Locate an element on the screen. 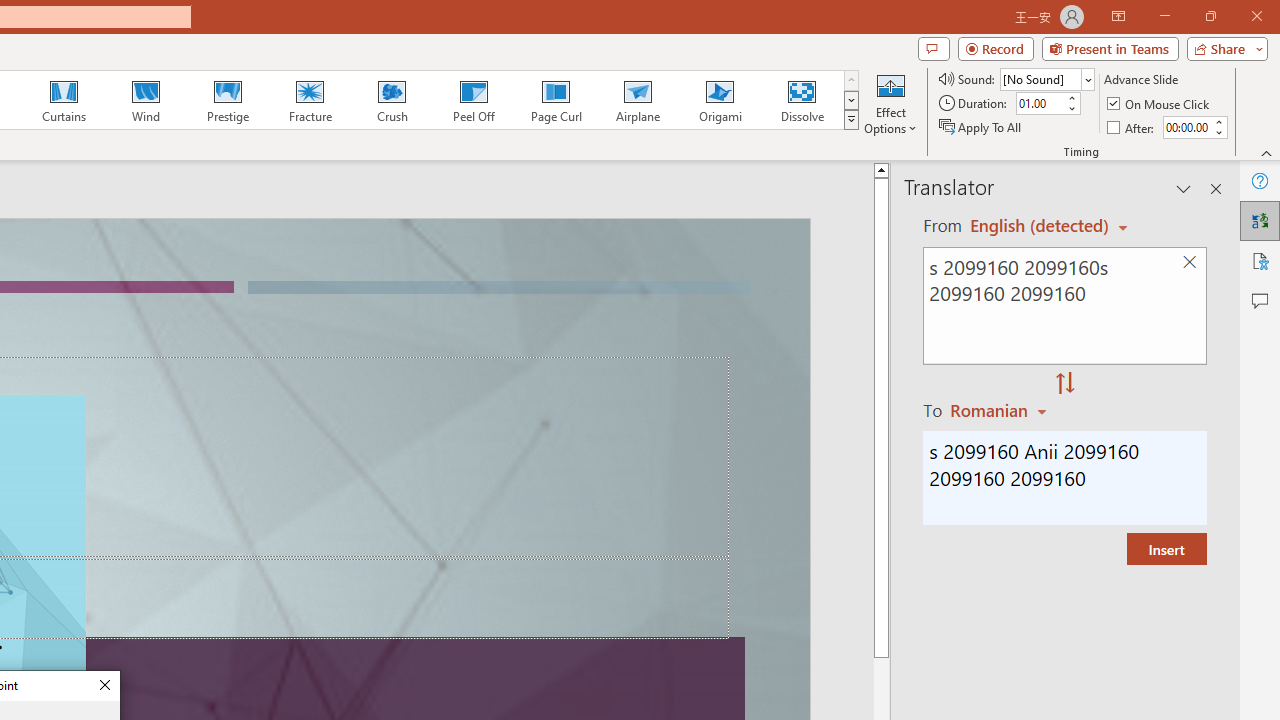  'Page Curl' is located at coordinates (555, 100).